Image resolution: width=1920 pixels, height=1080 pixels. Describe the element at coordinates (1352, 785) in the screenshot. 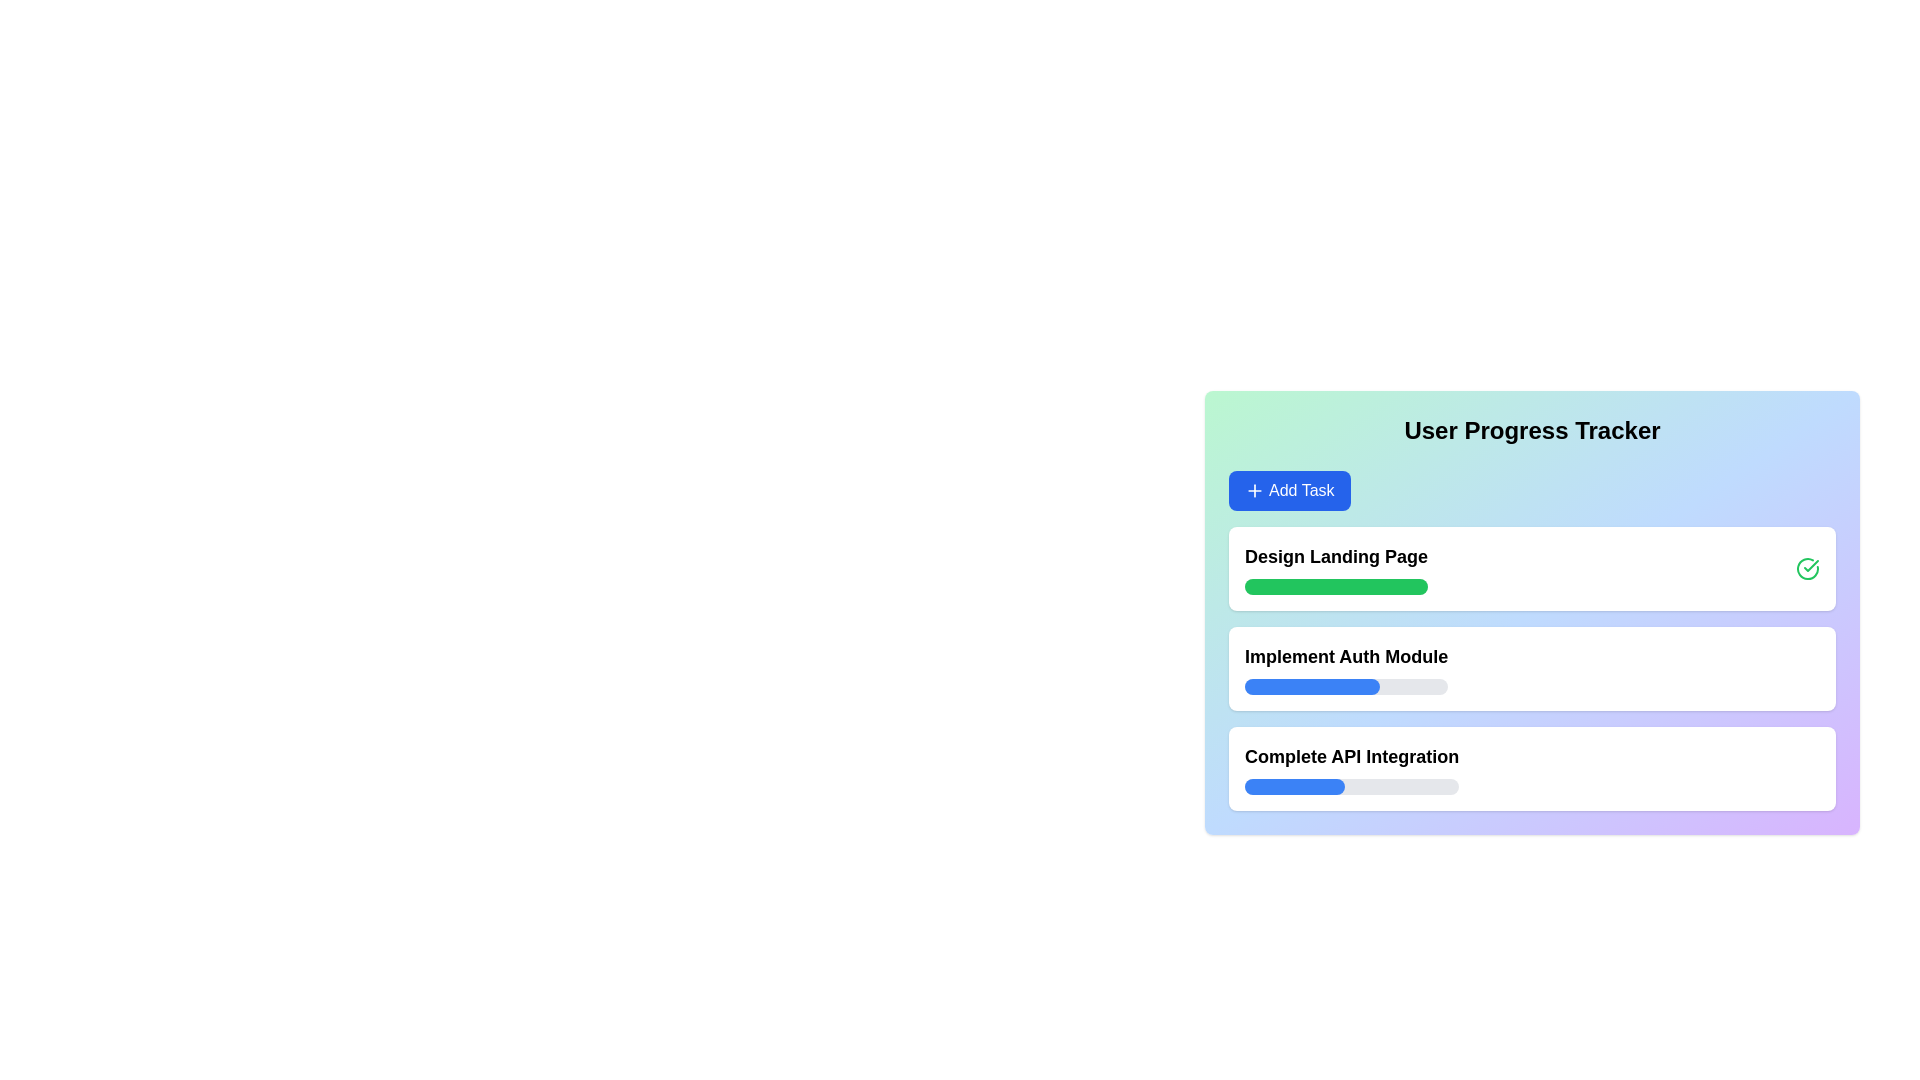

I see `the horizontal progress bar located under the 'Complete API Integration' text` at that location.